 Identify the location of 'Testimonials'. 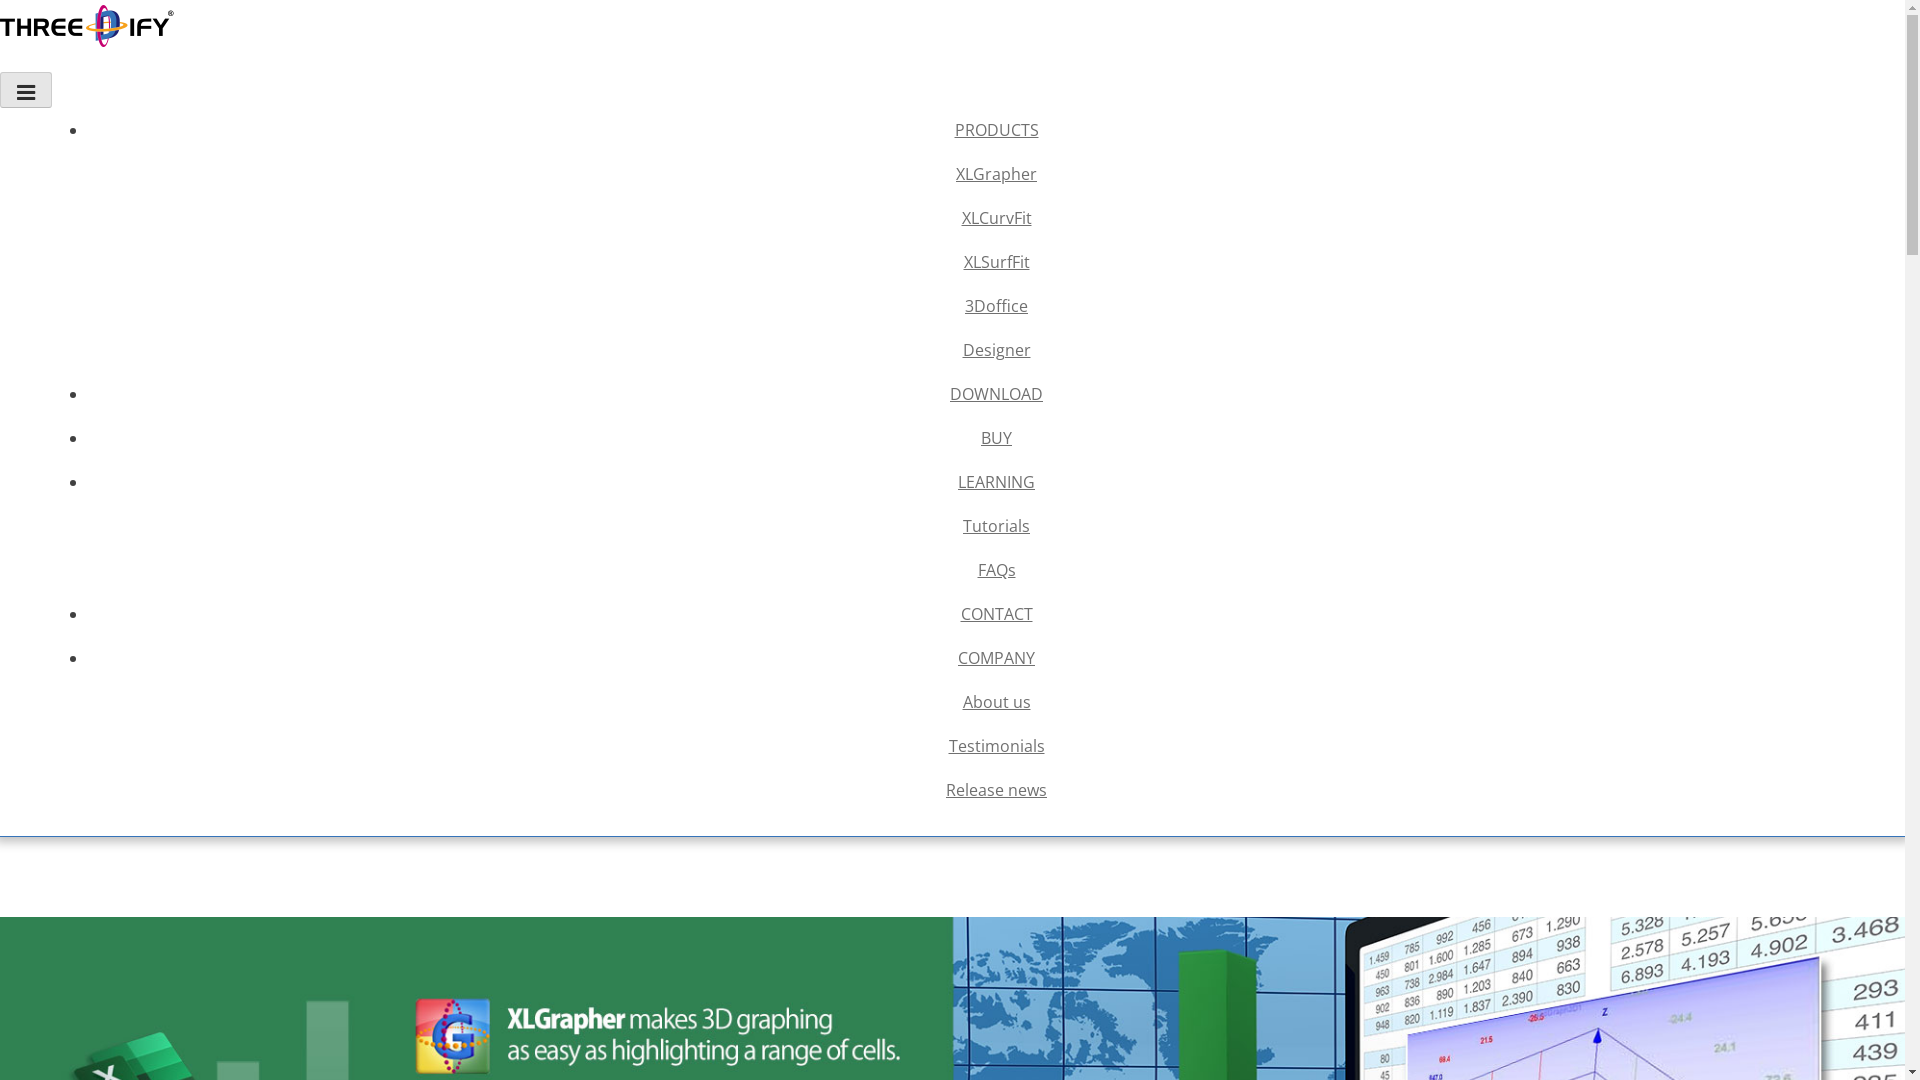
(996, 745).